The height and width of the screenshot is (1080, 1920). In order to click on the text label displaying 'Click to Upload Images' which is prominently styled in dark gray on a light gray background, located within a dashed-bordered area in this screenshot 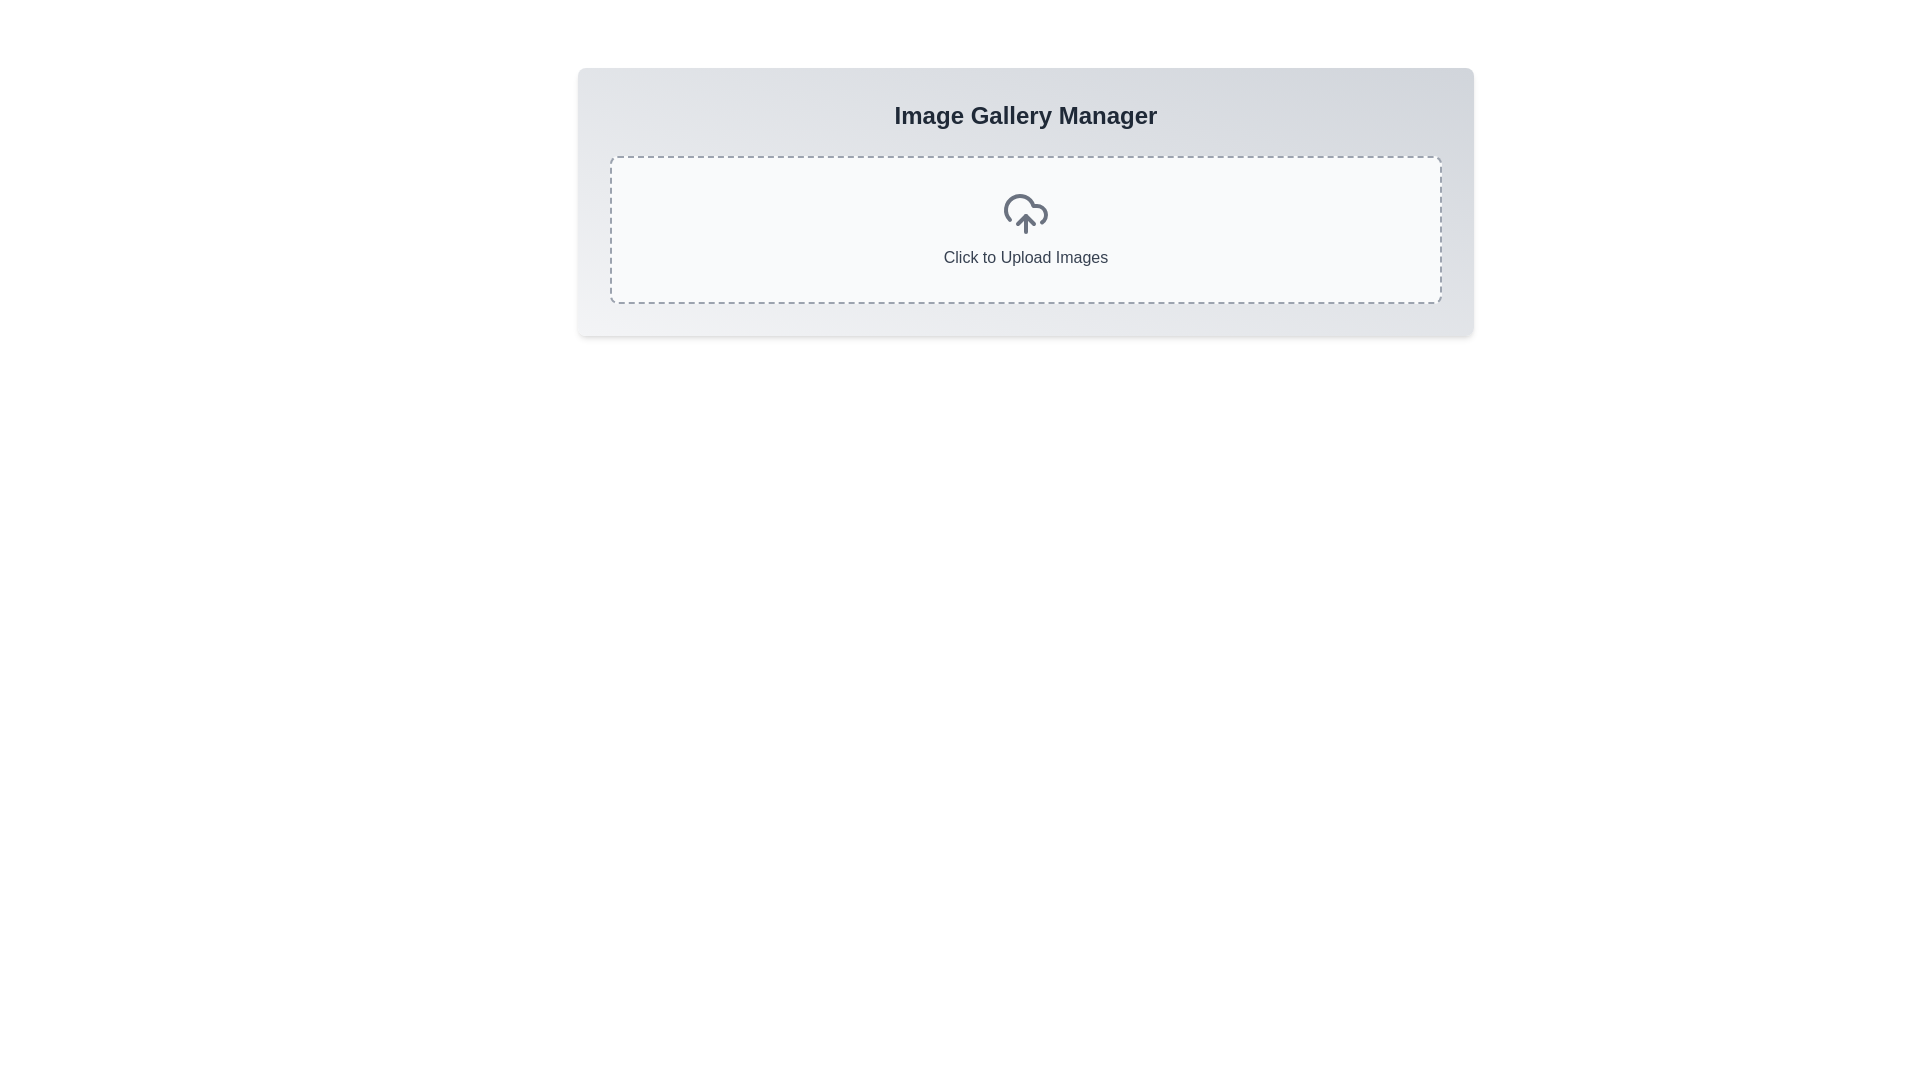, I will do `click(1026, 256)`.